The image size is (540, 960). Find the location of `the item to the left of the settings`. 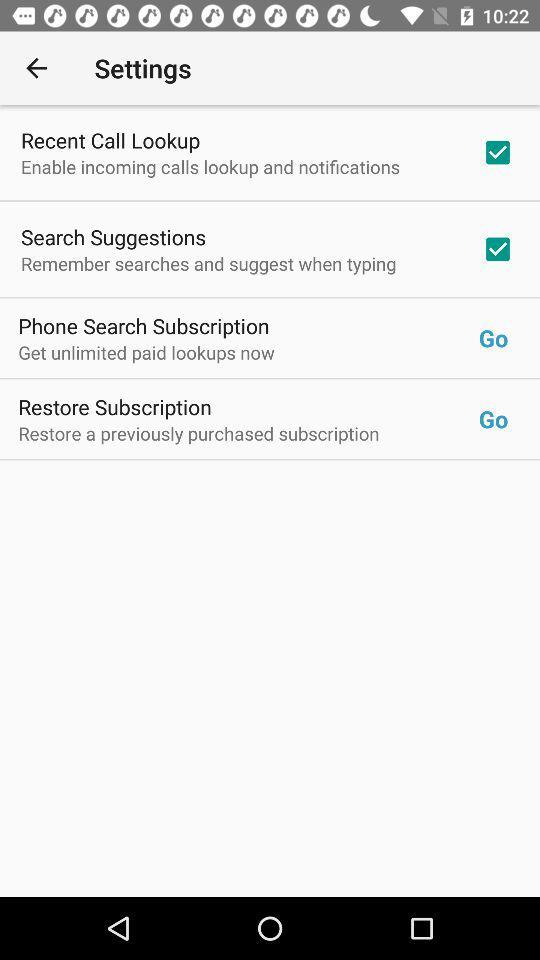

the item to the left of the settings is located at coordinates (36, 68).